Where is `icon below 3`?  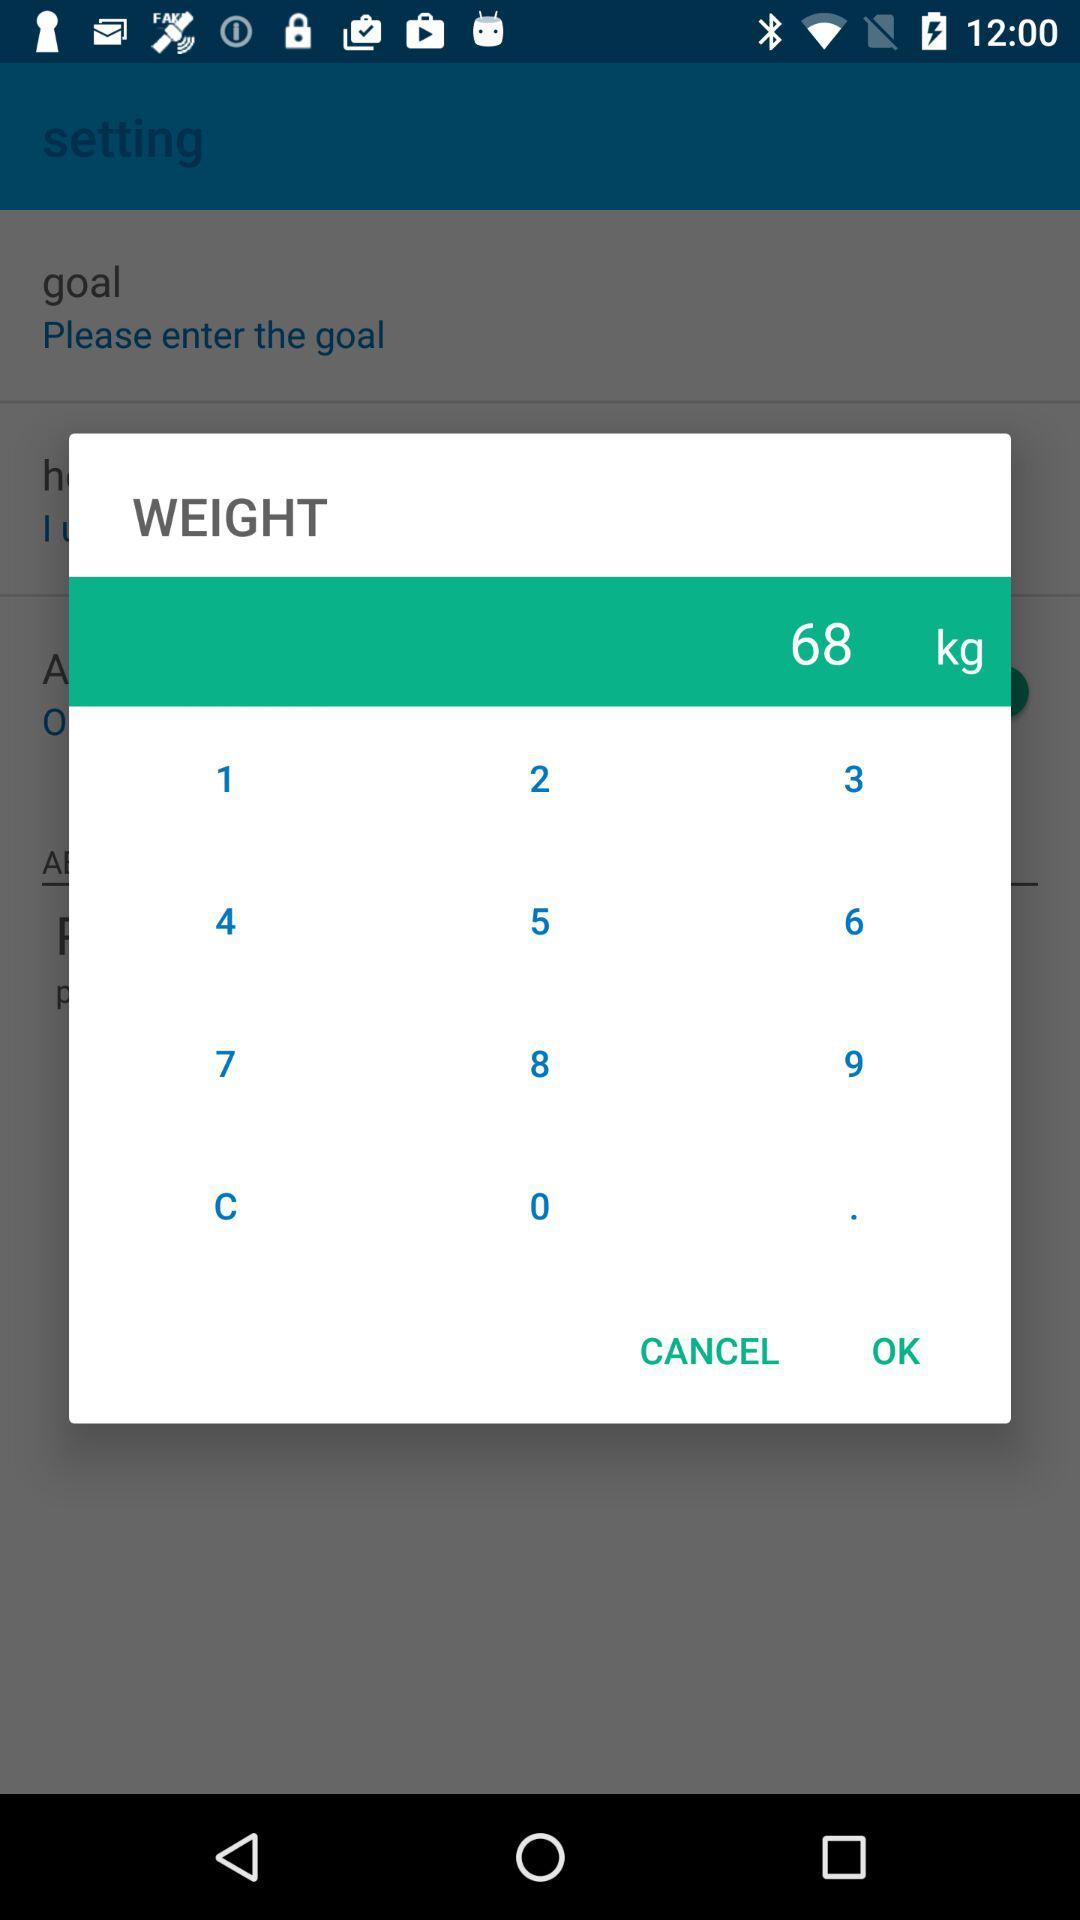 icon below 3 is located at coordinates (854, 919).